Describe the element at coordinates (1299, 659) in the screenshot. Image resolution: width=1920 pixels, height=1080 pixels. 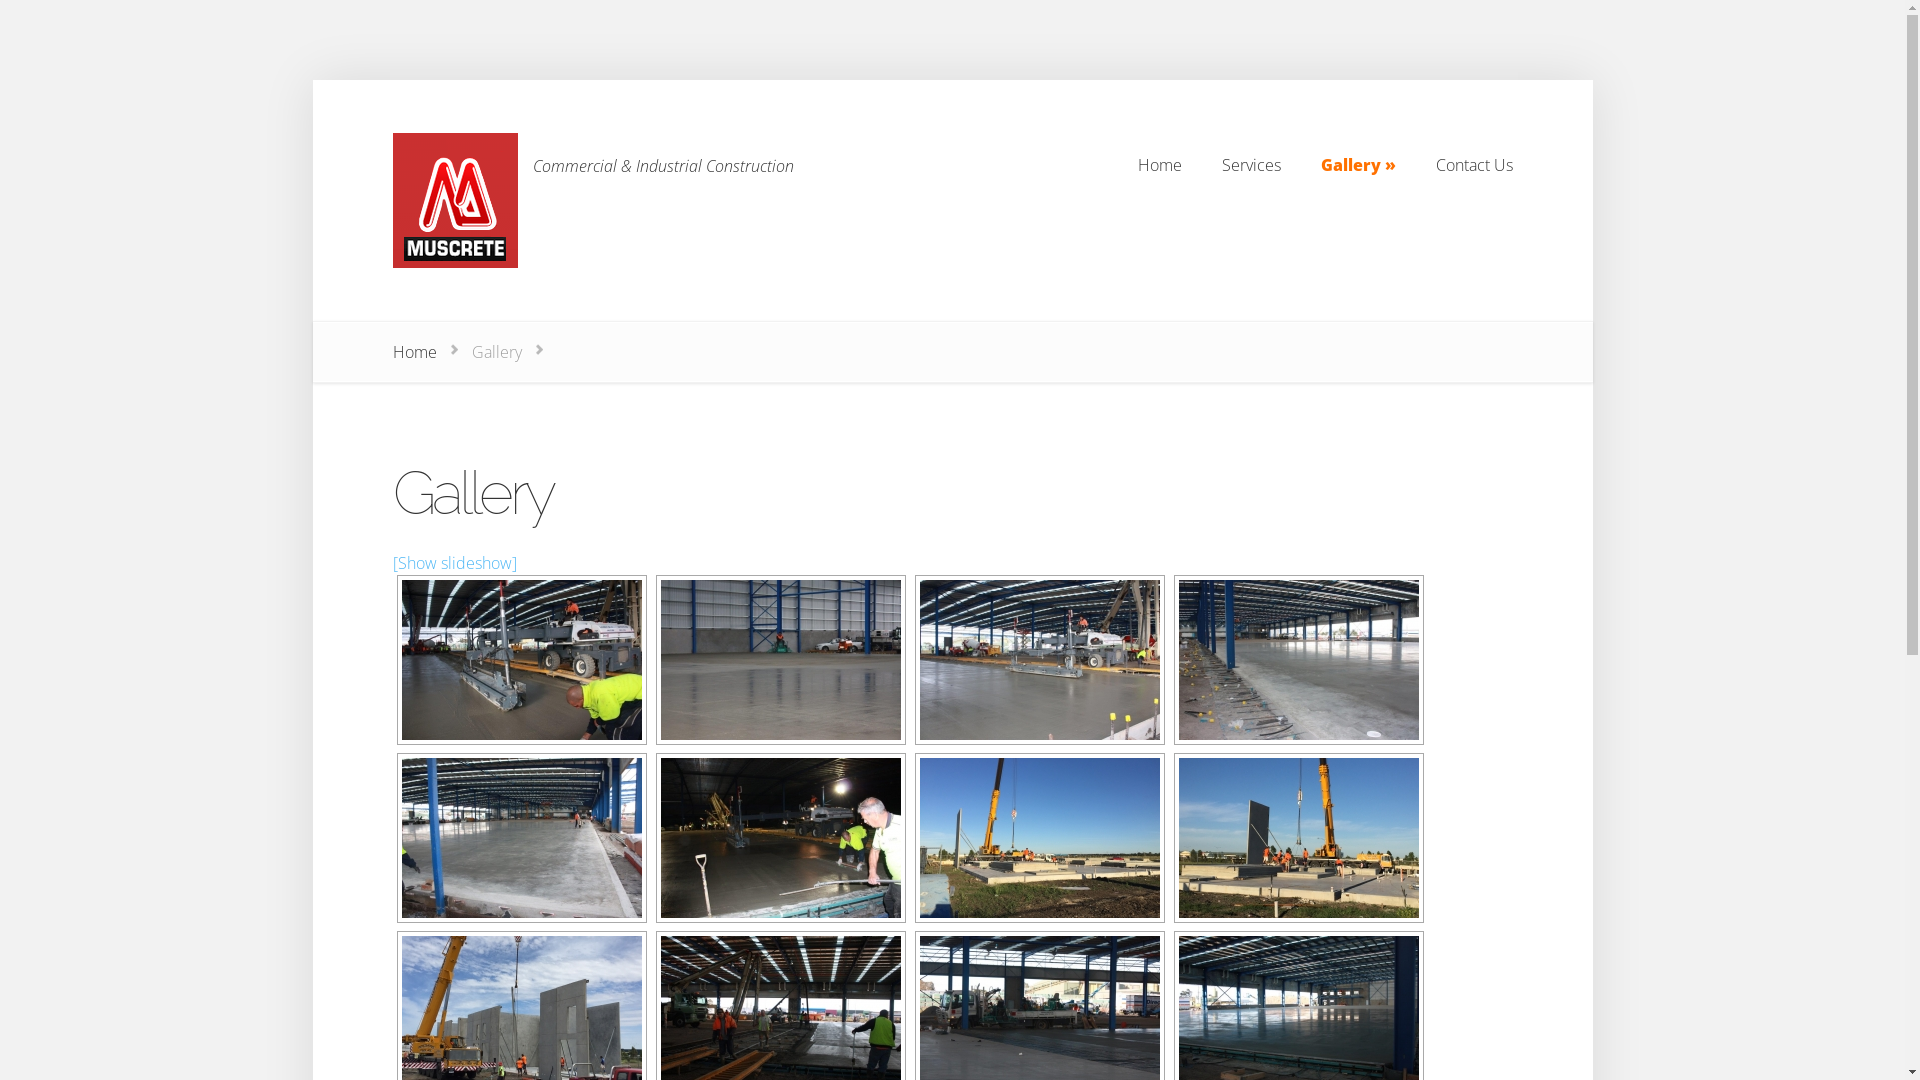
I see `'Muscrete Jobs 048'` at that location.